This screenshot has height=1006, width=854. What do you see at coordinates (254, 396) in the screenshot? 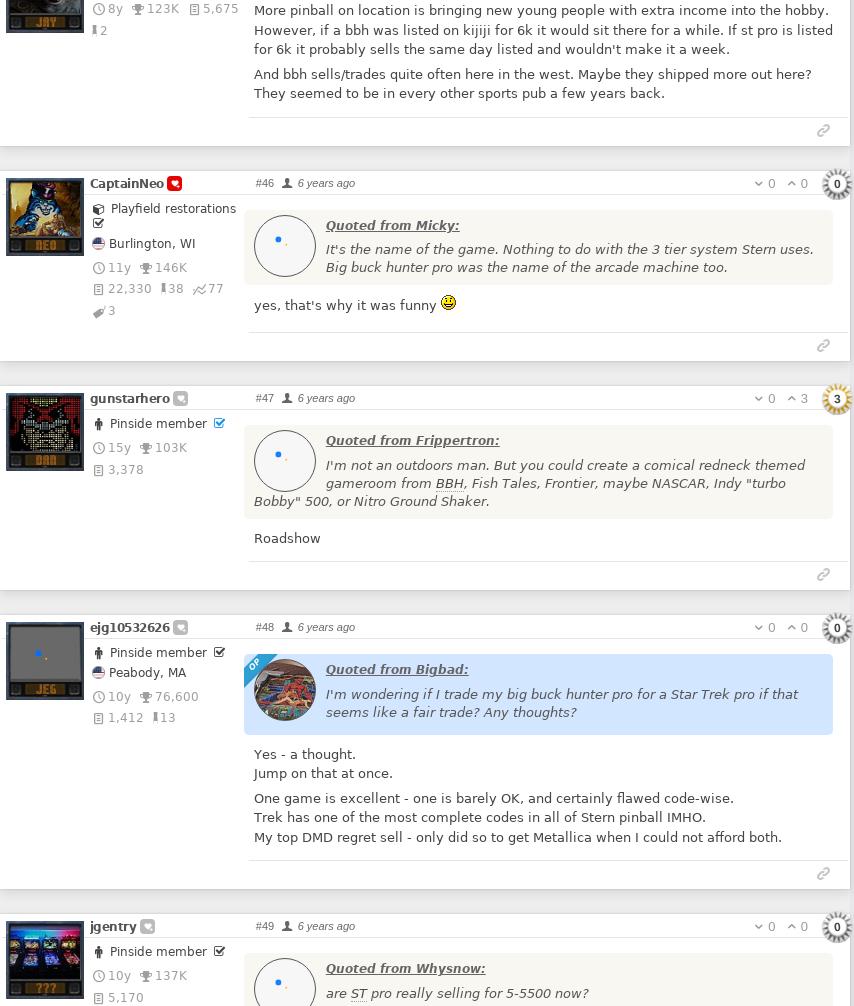
I see `'#47'` at bounding box center [254, 396].